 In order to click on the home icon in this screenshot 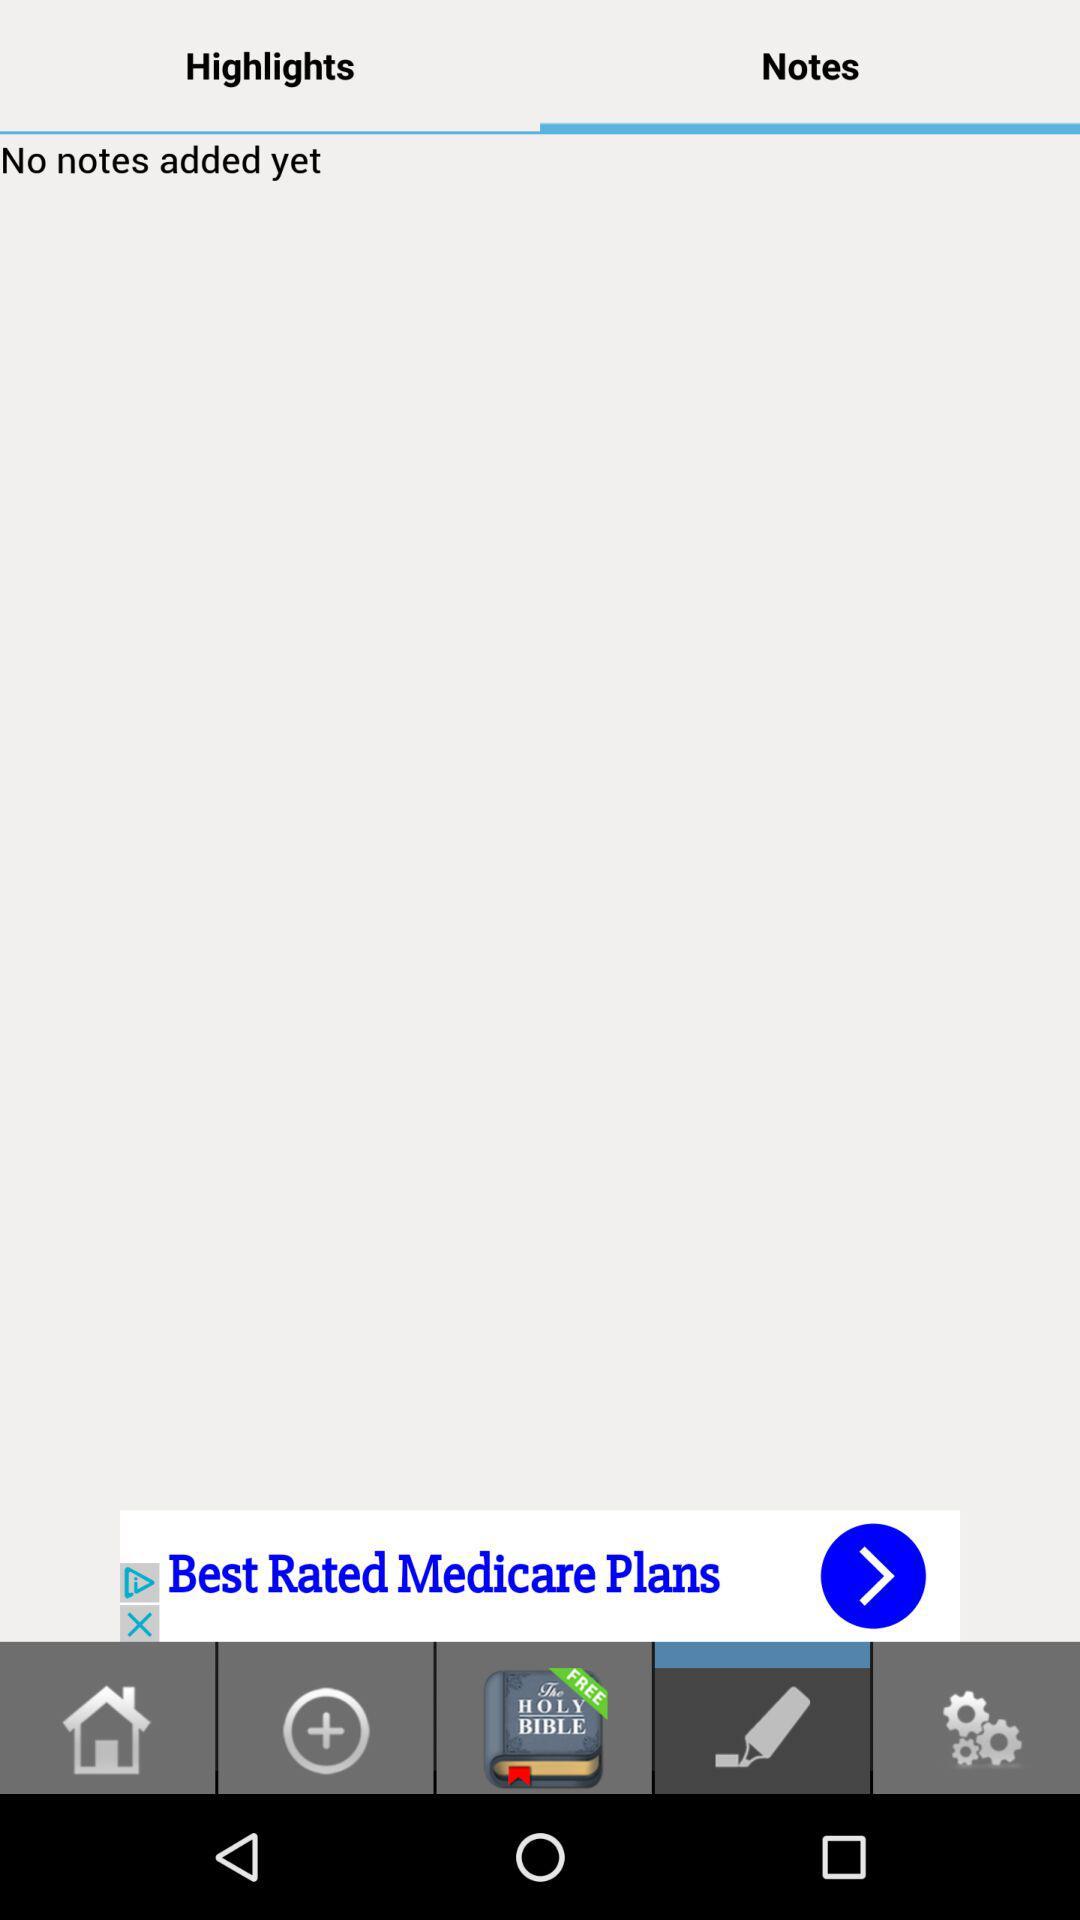, I will do `click(107, 1851)`.